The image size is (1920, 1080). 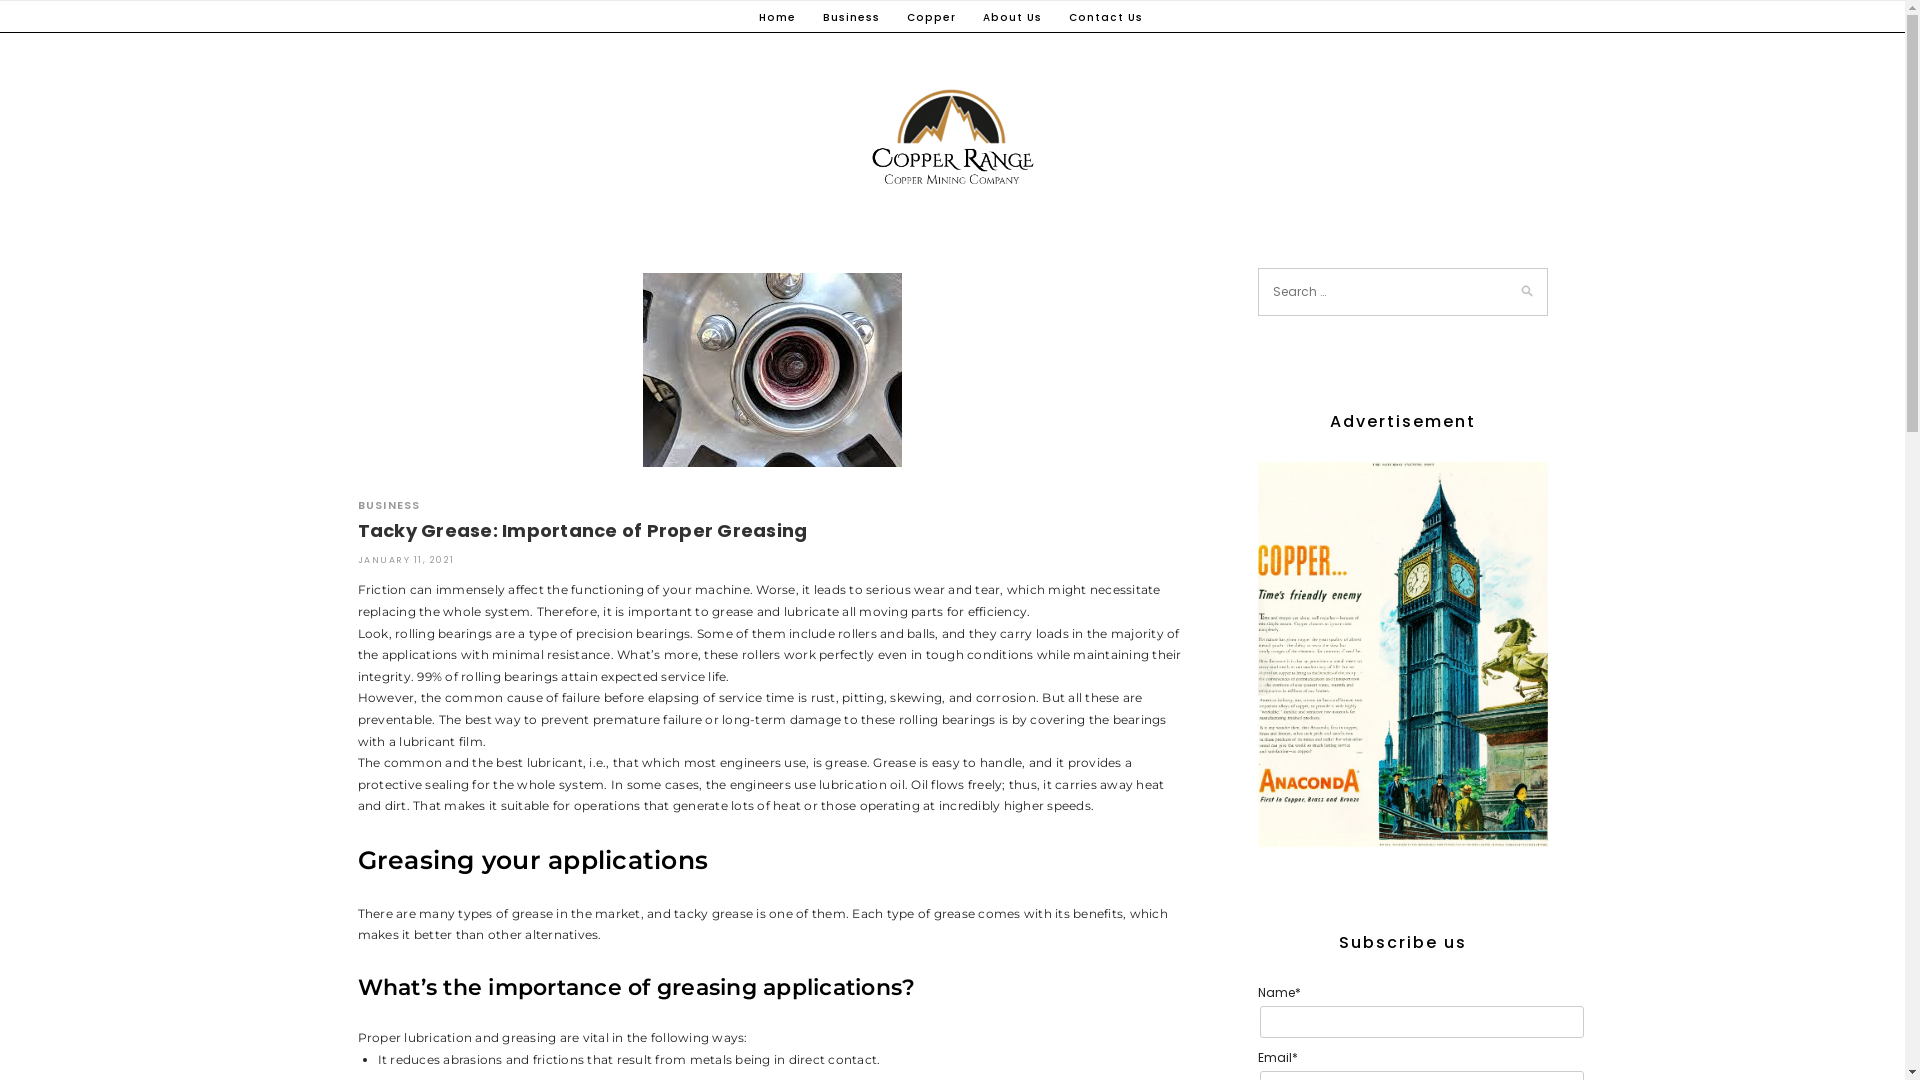 What do you see at coordinates (929, 17) in the screenshot?
I see `'Copper'` at bounding box center [929, 17].